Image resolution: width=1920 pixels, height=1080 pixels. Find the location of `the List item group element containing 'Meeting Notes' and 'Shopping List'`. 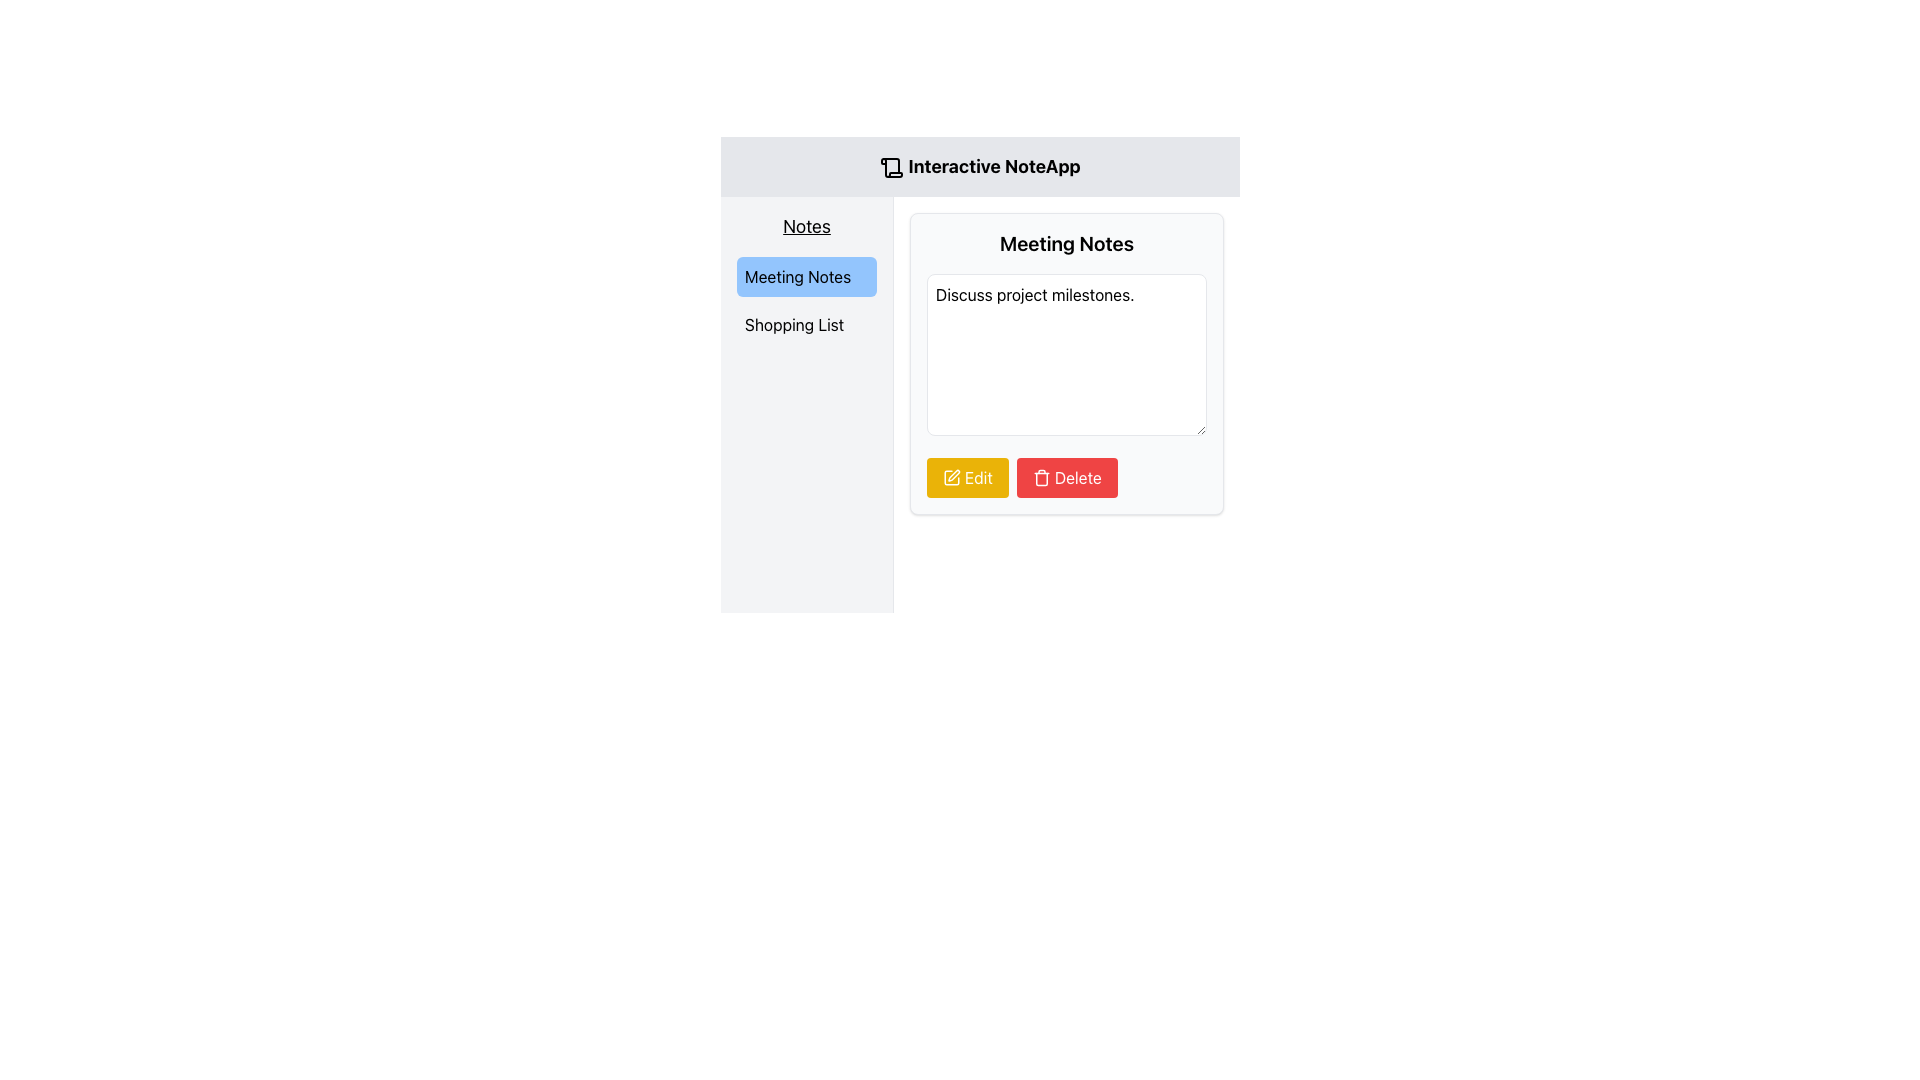

the List item group element containing 'Meeting Notes' and 'Shopping List' is located at coordinates (806, 300).